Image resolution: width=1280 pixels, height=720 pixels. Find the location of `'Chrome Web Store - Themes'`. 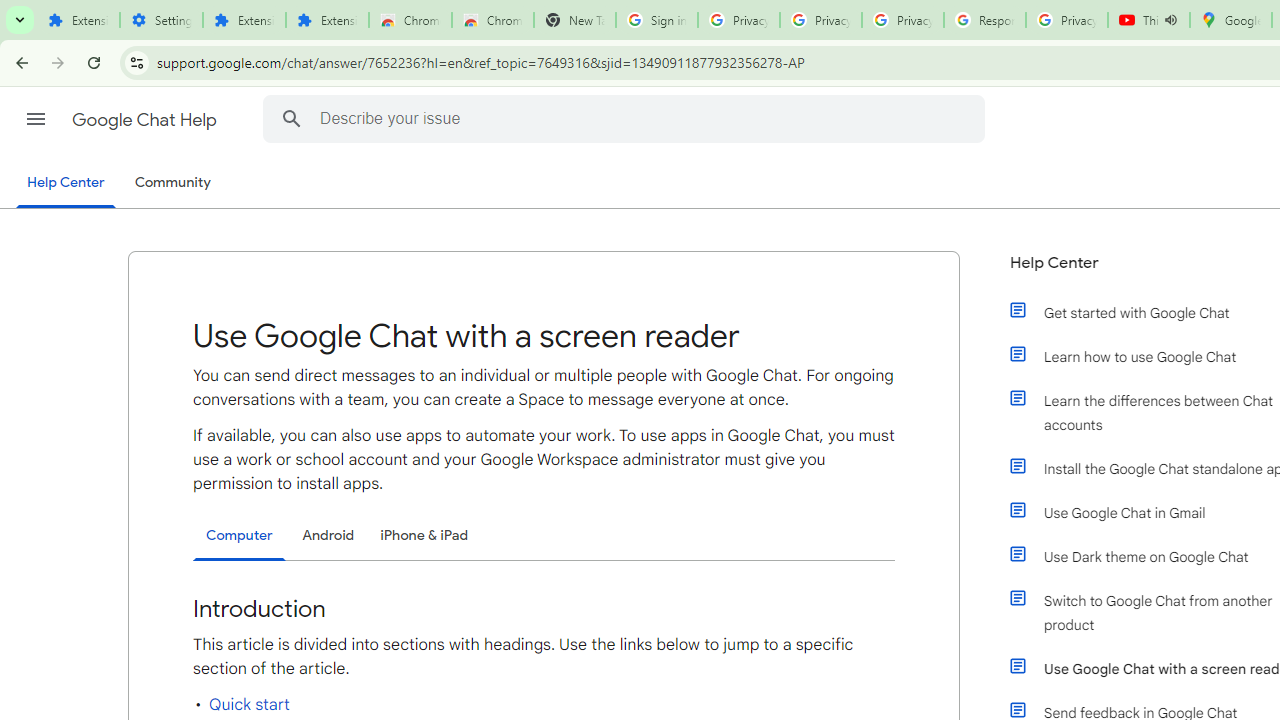

'Chrome Web Store - Themes' is located at coordinates (492, 20).